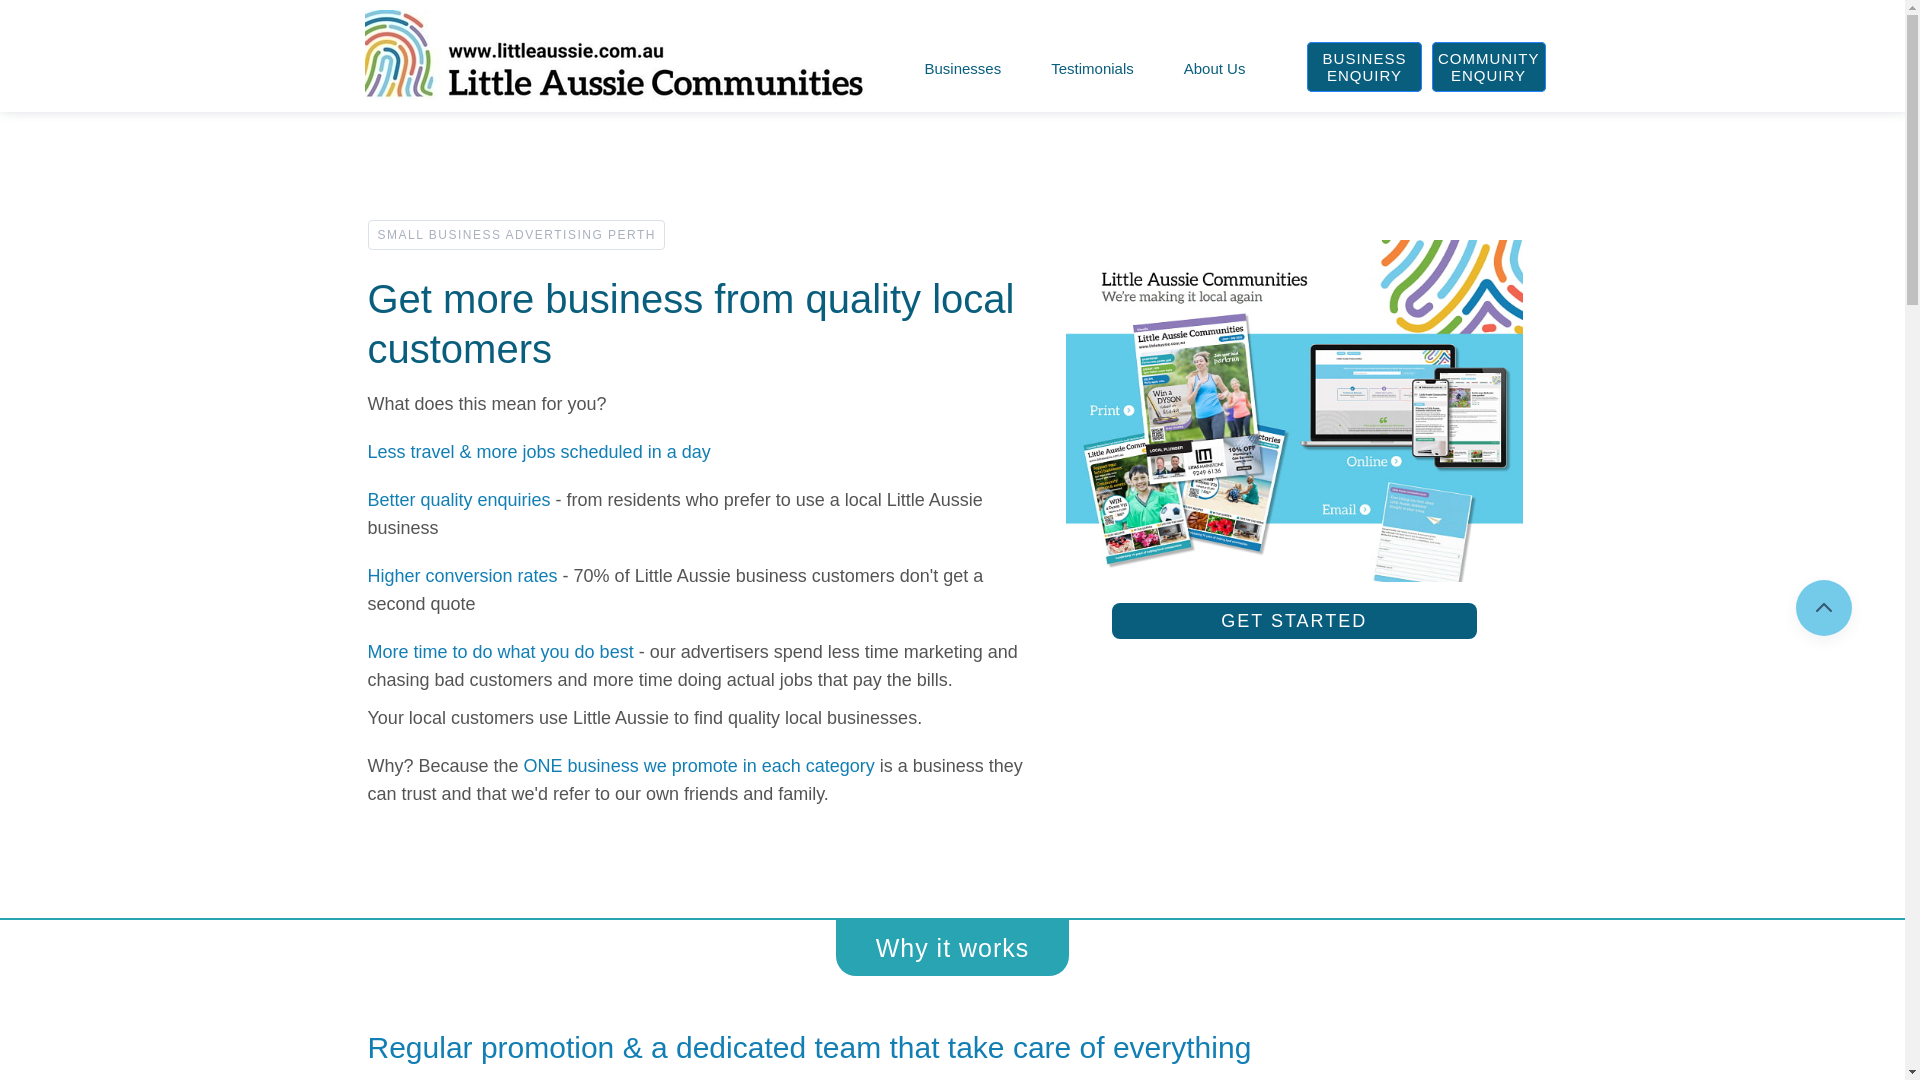 The height and width of the screenshot is (1080, 1920). Describe the element at coordinates (1488, 65) in the screenshot. I see `'COMMUNITY ENQUIRY'` at that location.